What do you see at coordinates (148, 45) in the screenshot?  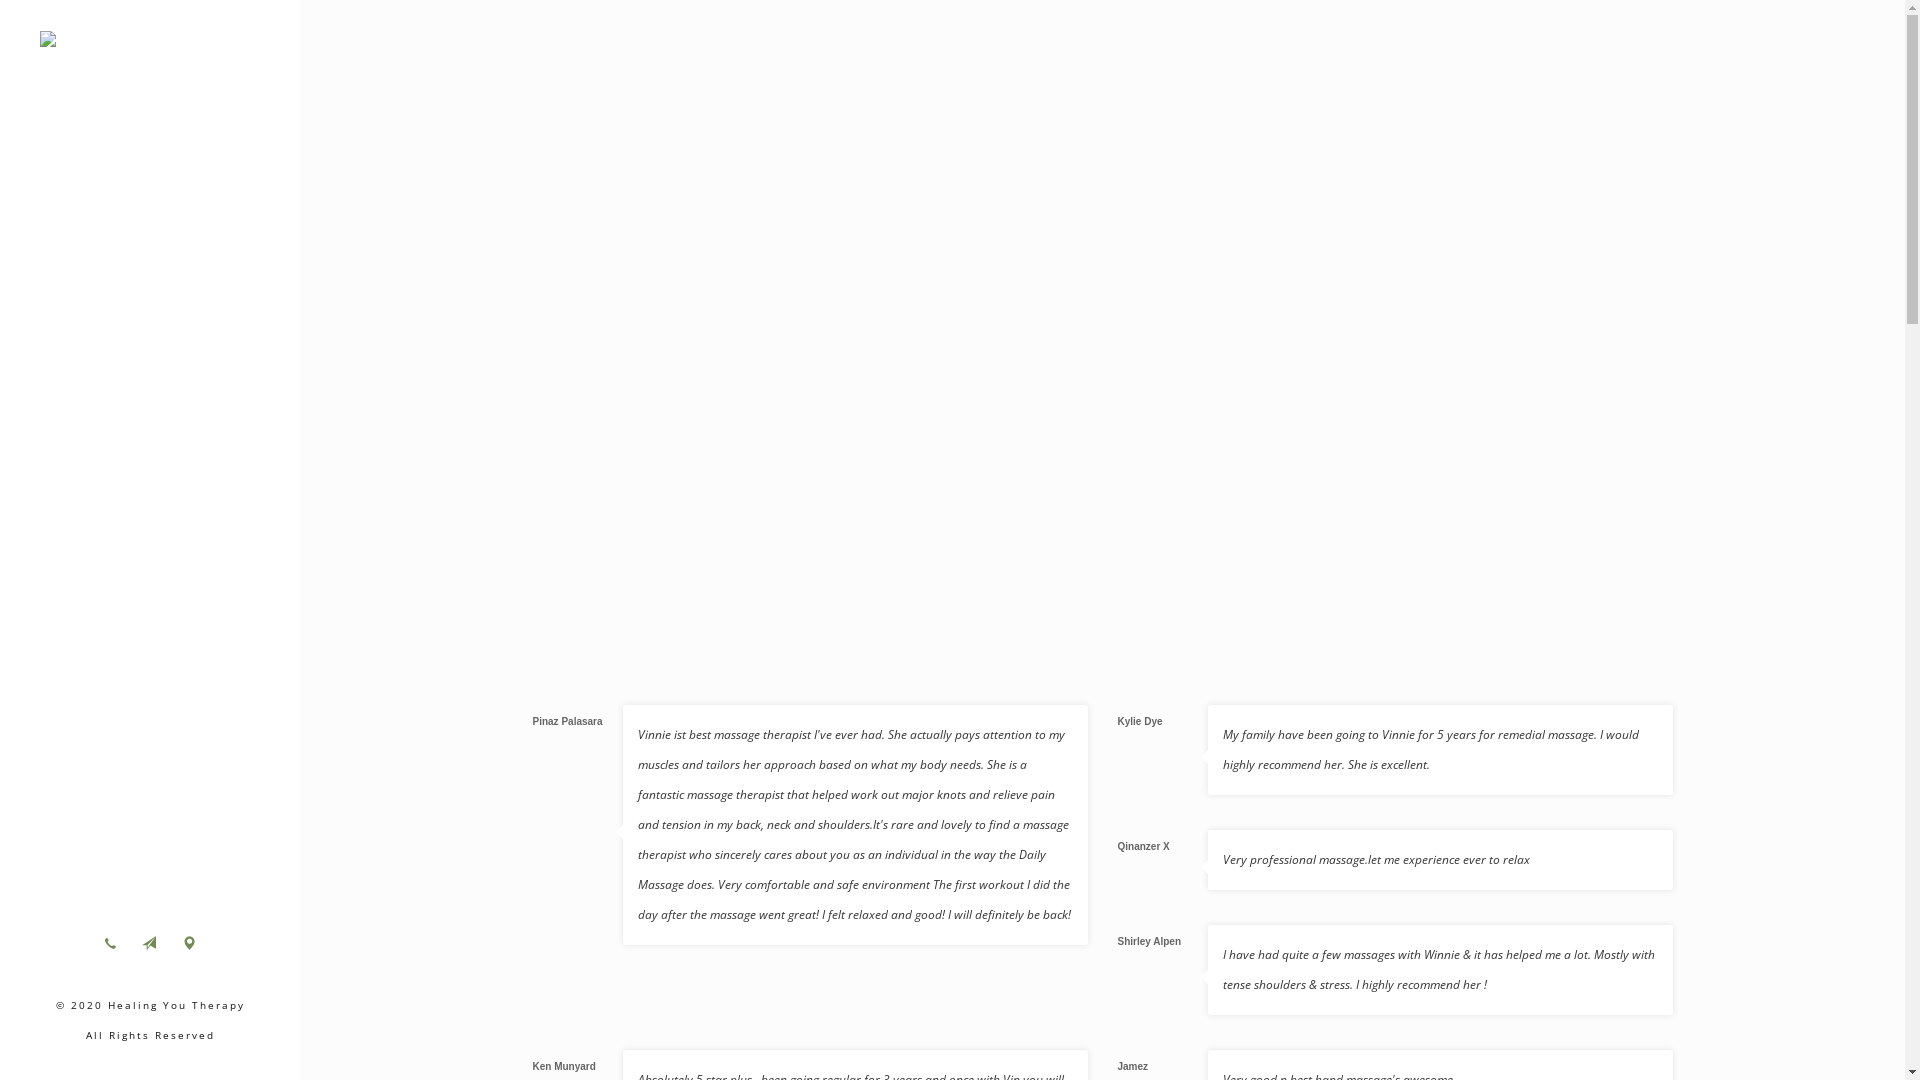 I see `'Massage Therapist Slacks Creek'` at bounding box center [148, 45].